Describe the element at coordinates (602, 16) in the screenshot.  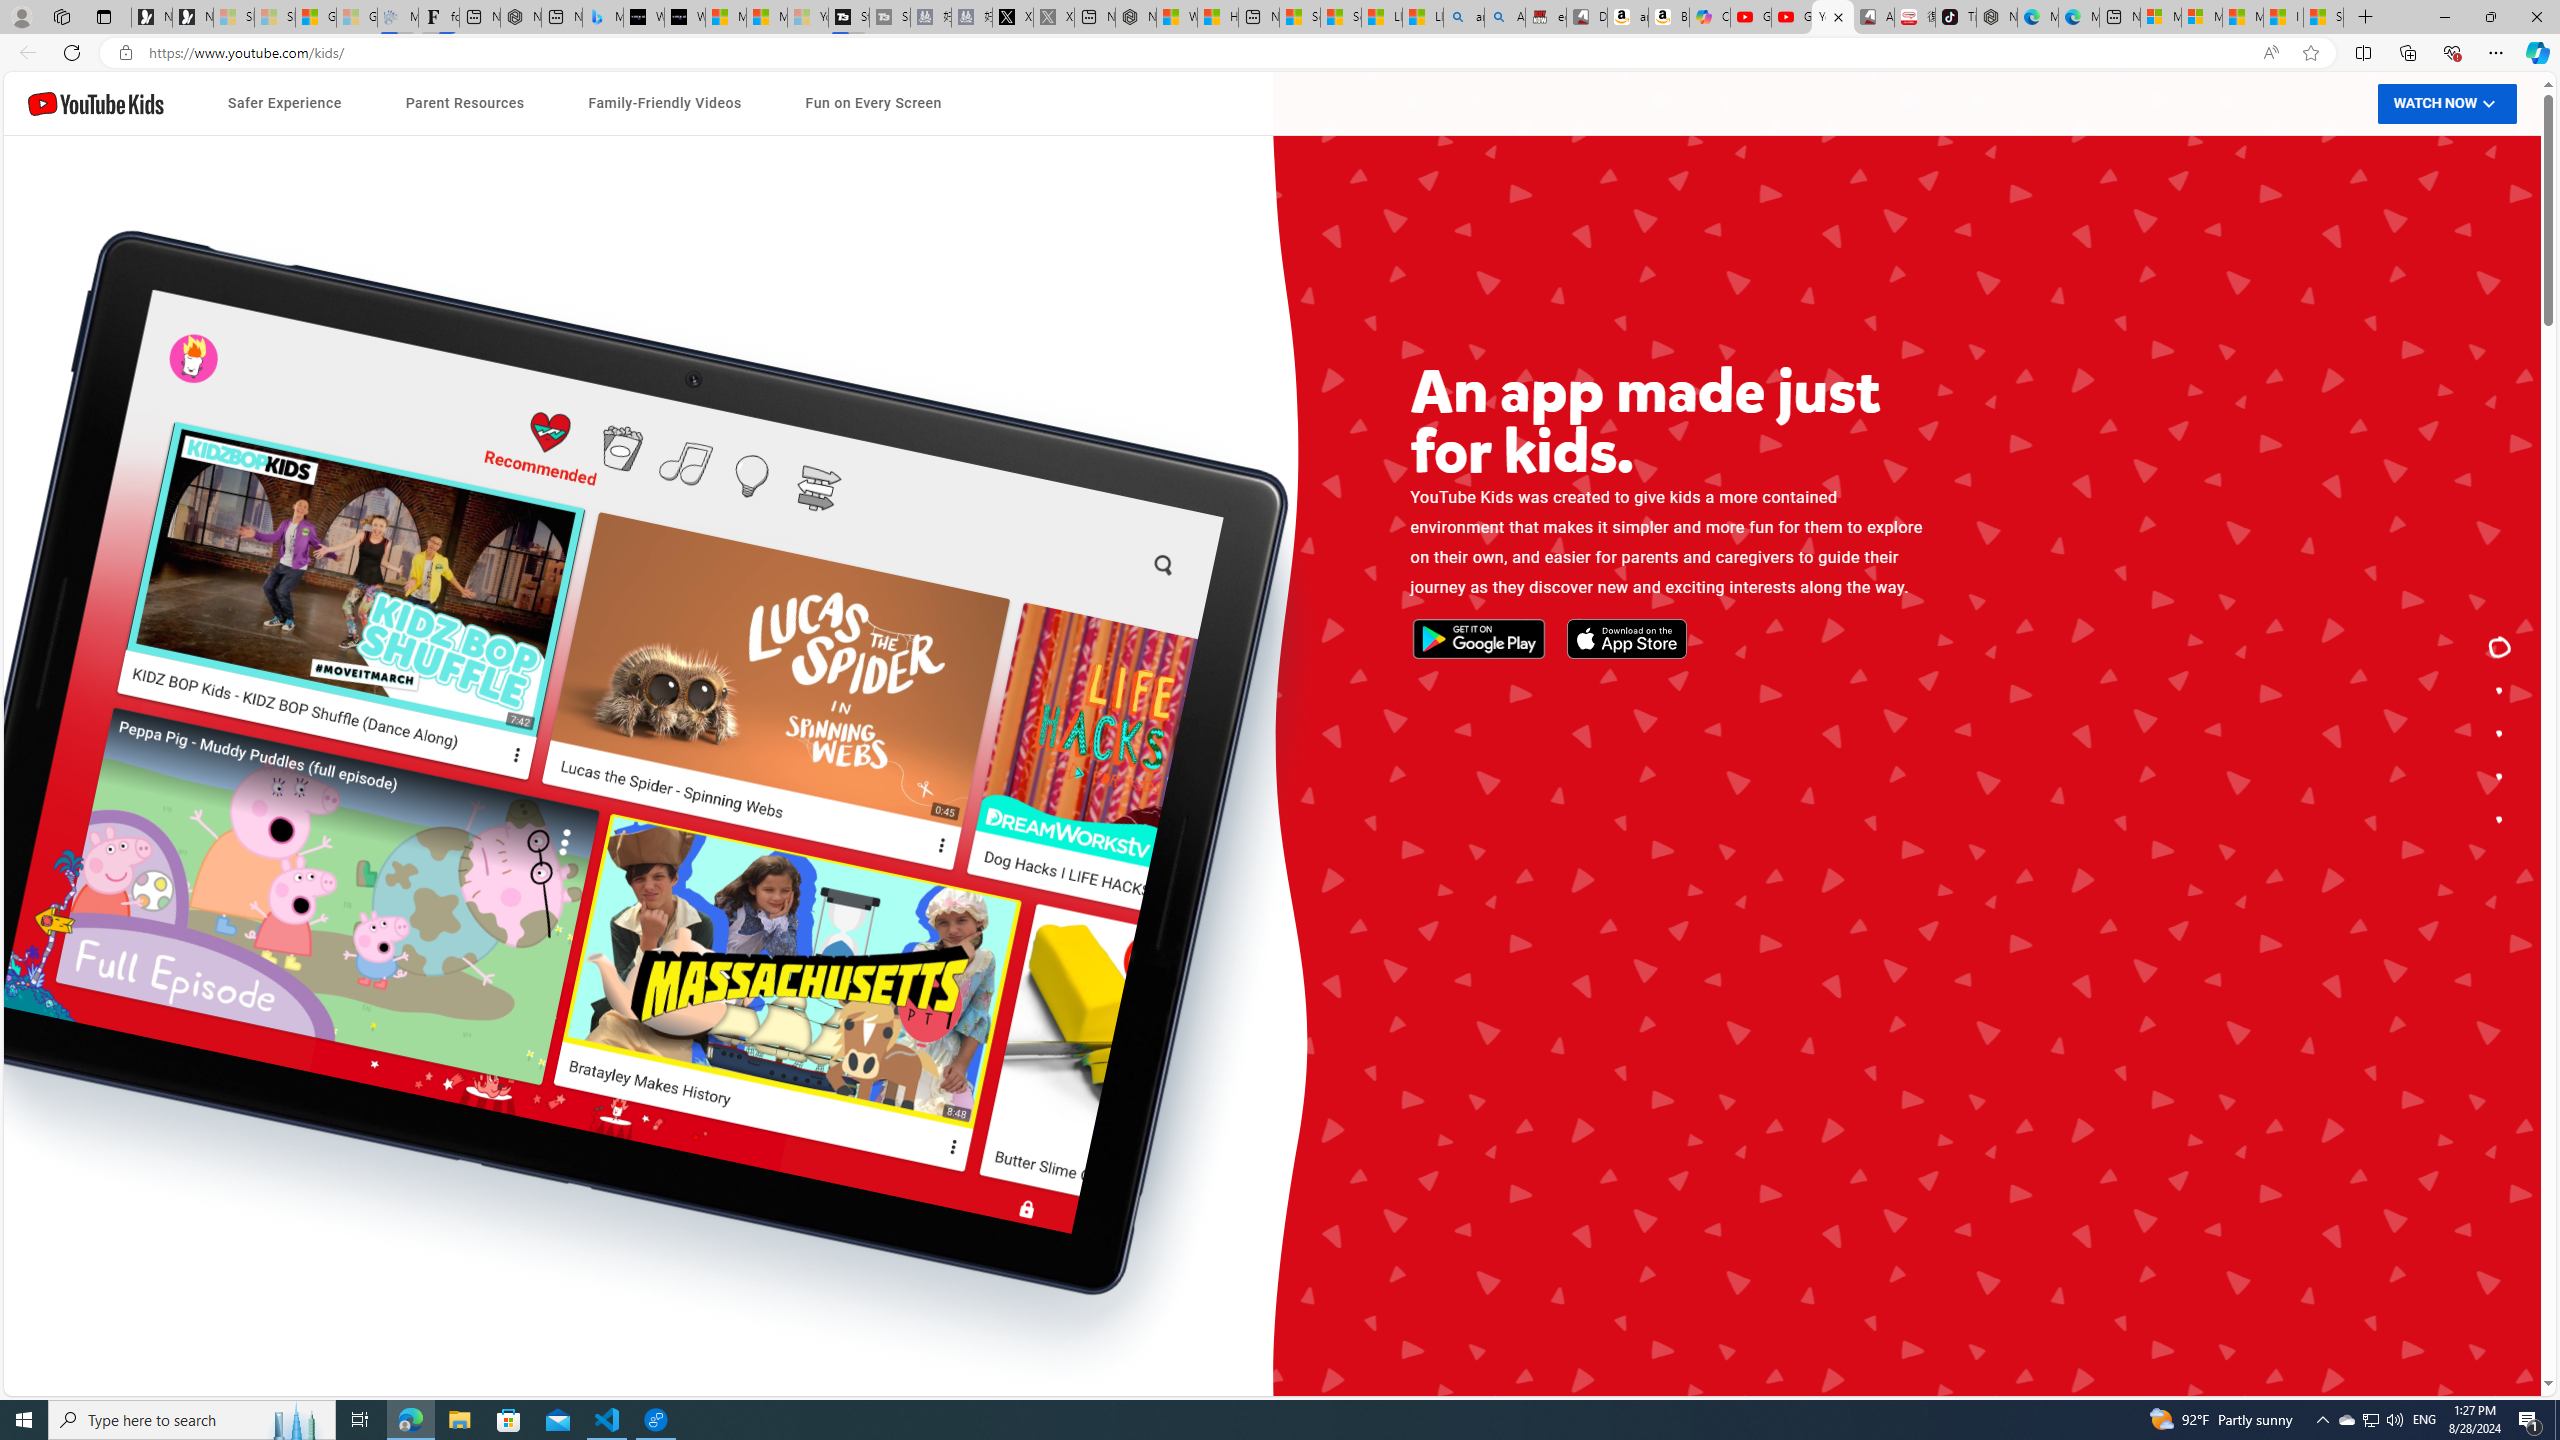
I see `'Microsoft Bing Travel - Shangri-La Hotel Bangkok'` at that location.